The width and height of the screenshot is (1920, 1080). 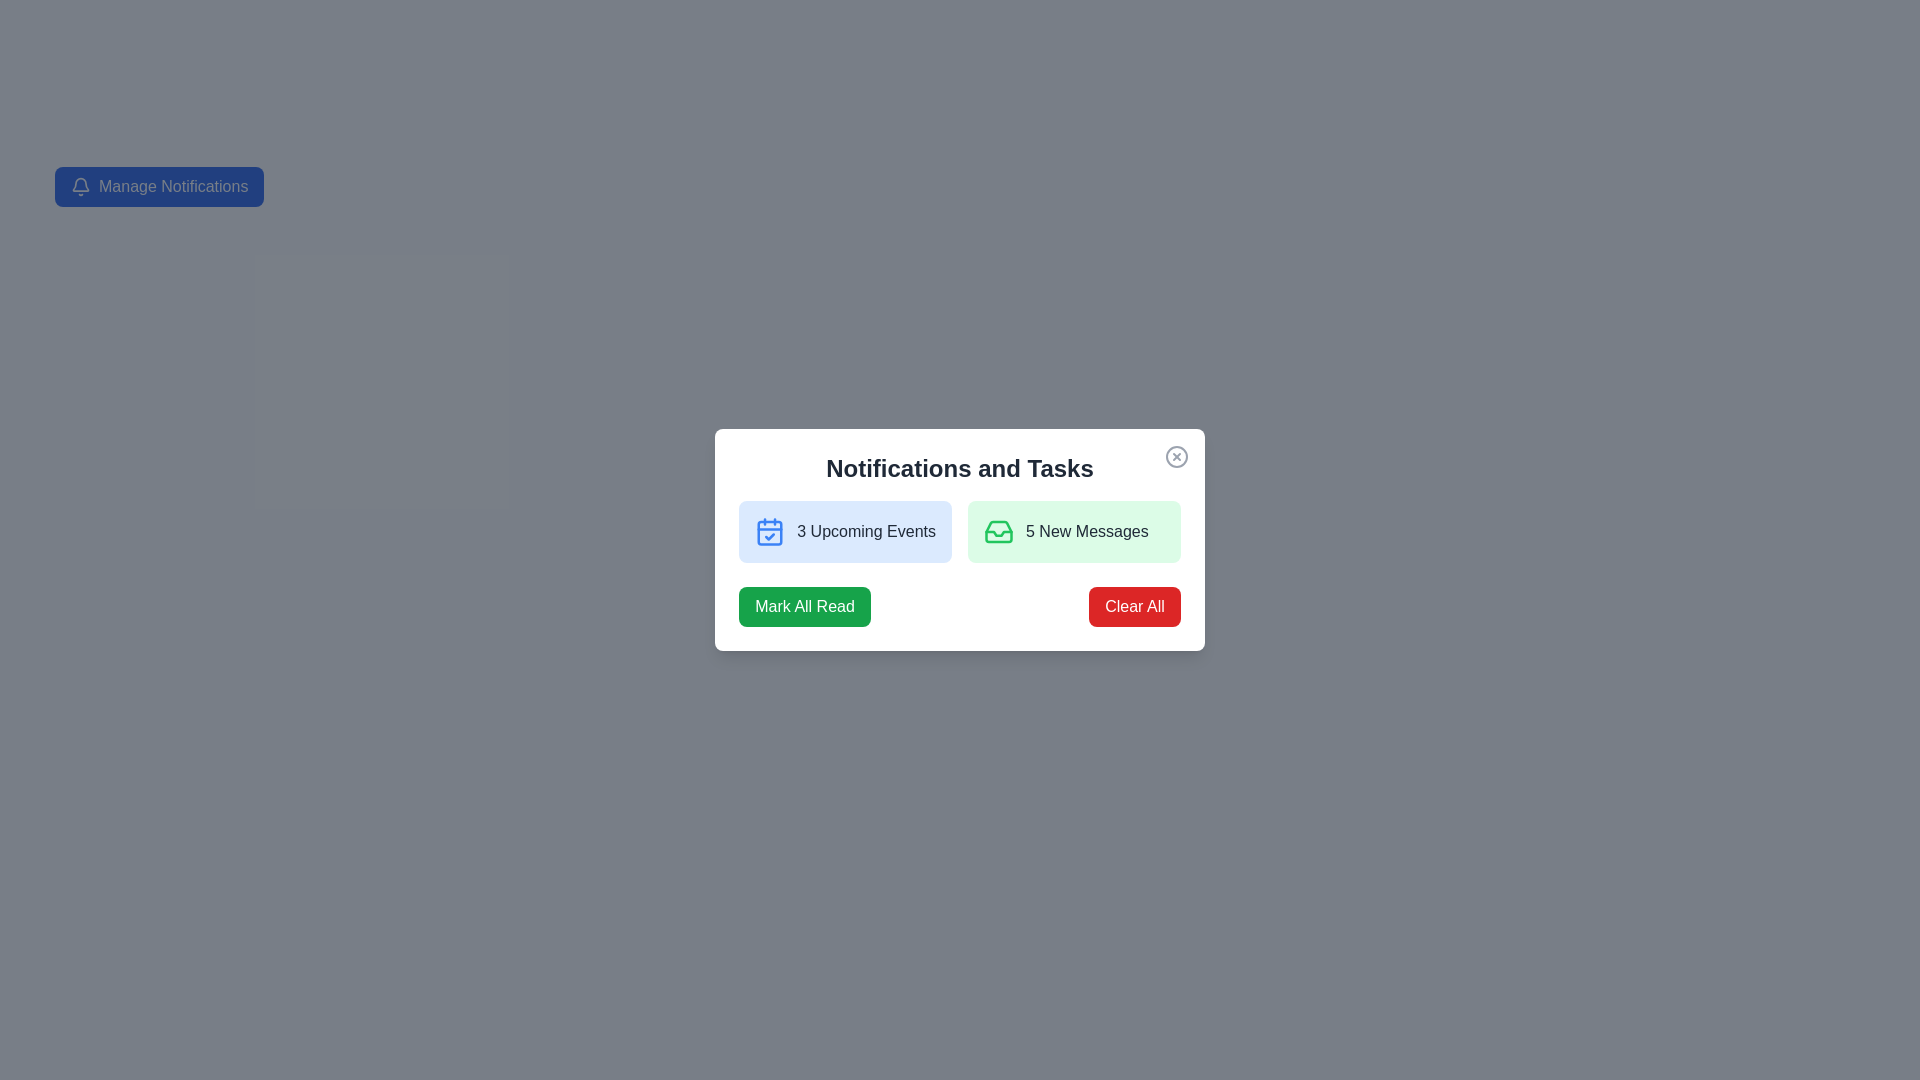 I want to click on the circular close button located at the top right corner of the notification card, so click(x=1176, y=456).